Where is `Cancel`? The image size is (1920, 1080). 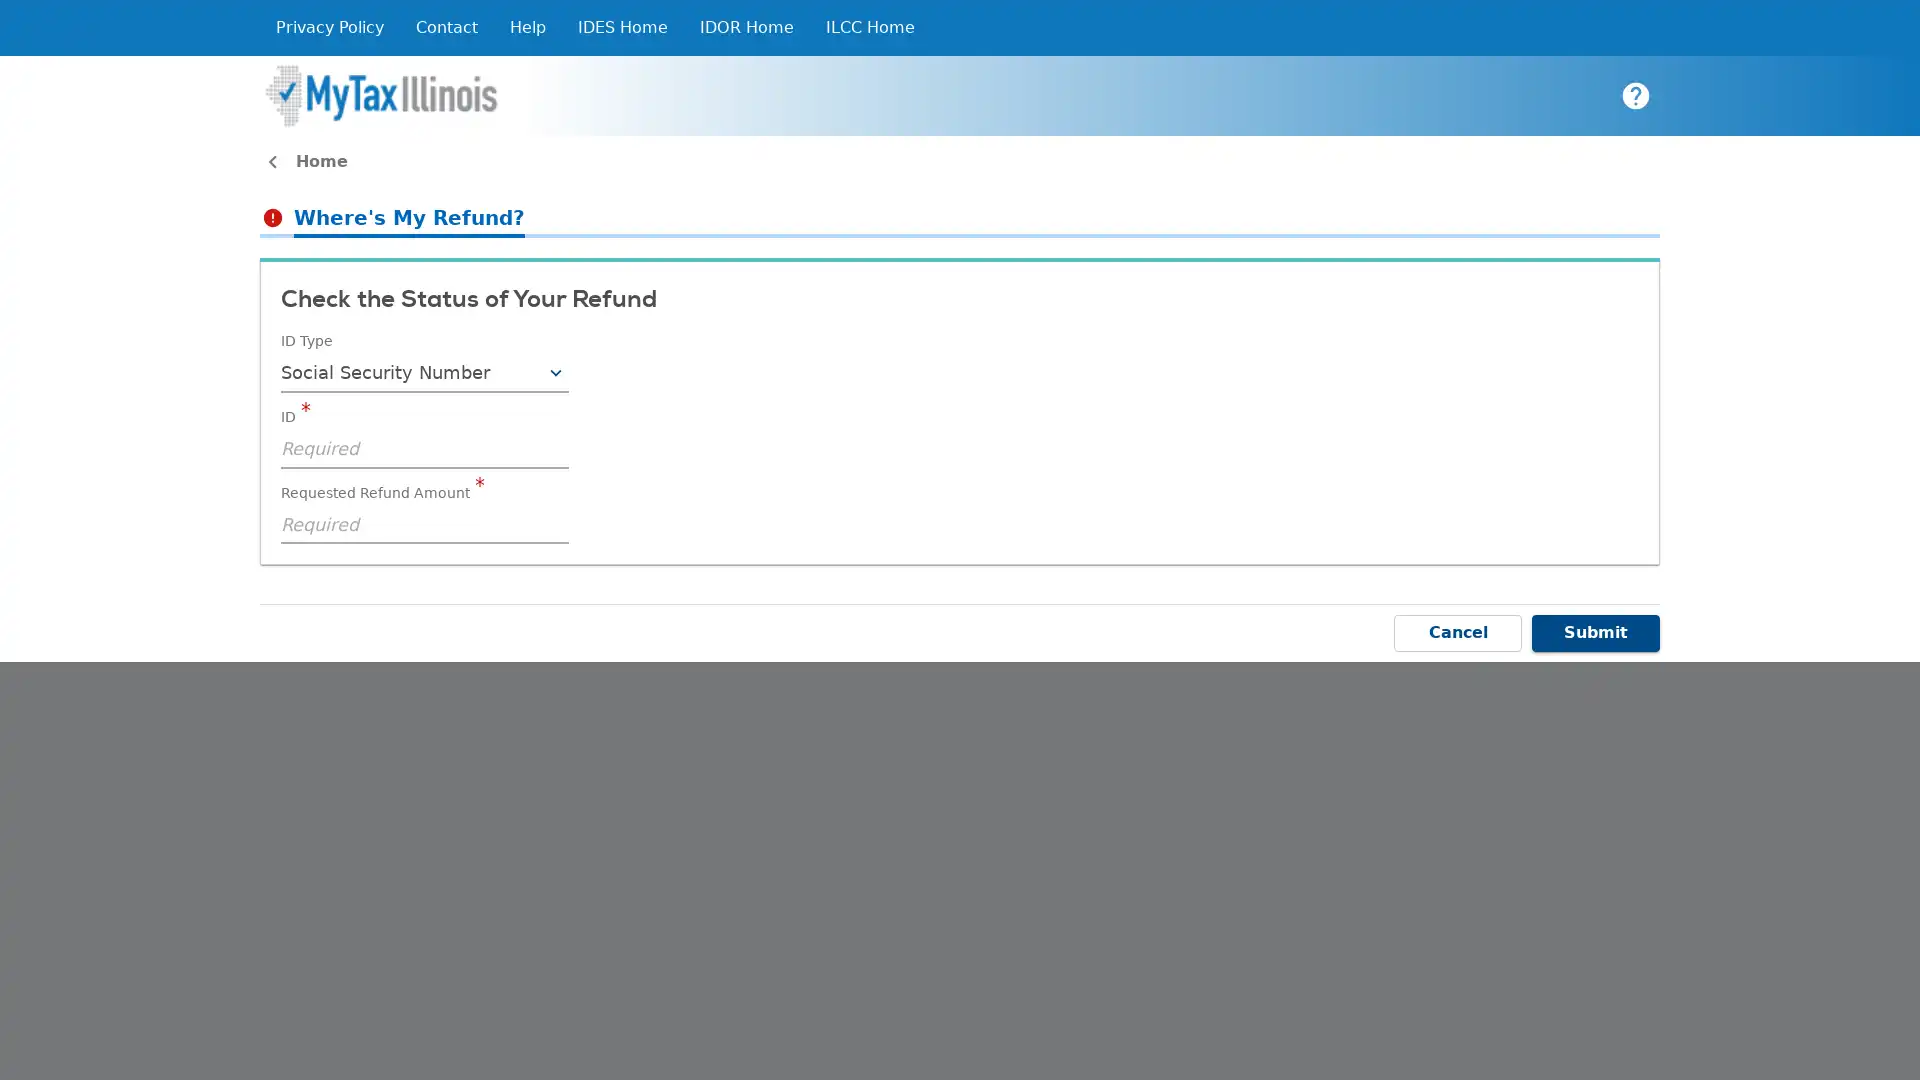 Cancel is located at coordinates (1458, 632).